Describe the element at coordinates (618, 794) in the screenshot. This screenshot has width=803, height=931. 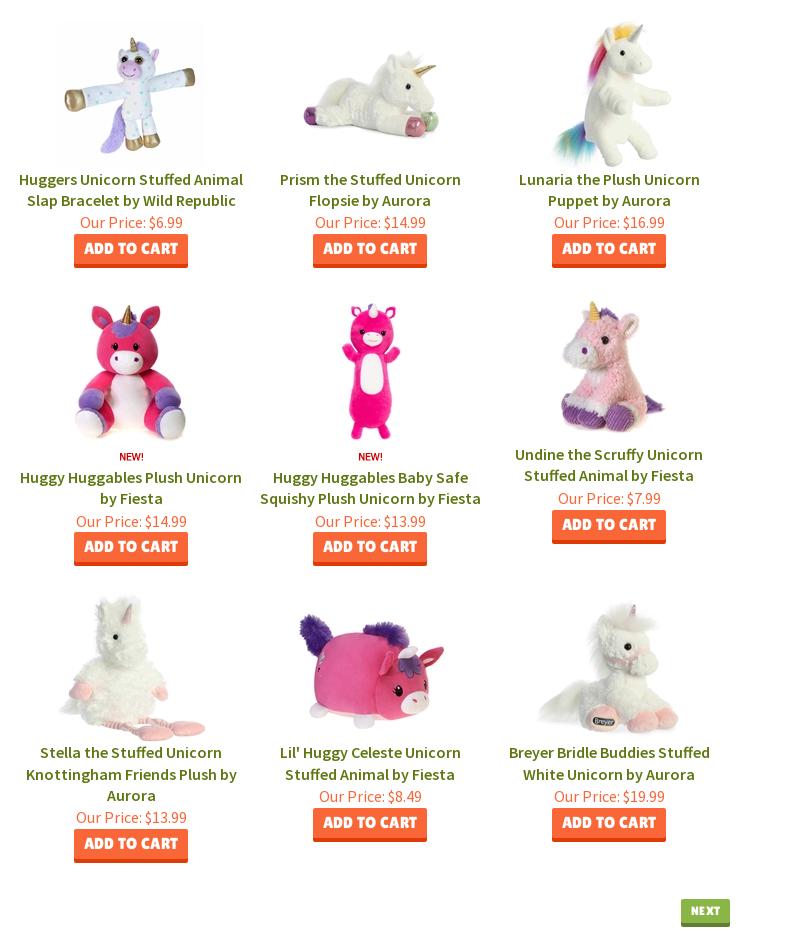
I see `'$19.99'` at that location.